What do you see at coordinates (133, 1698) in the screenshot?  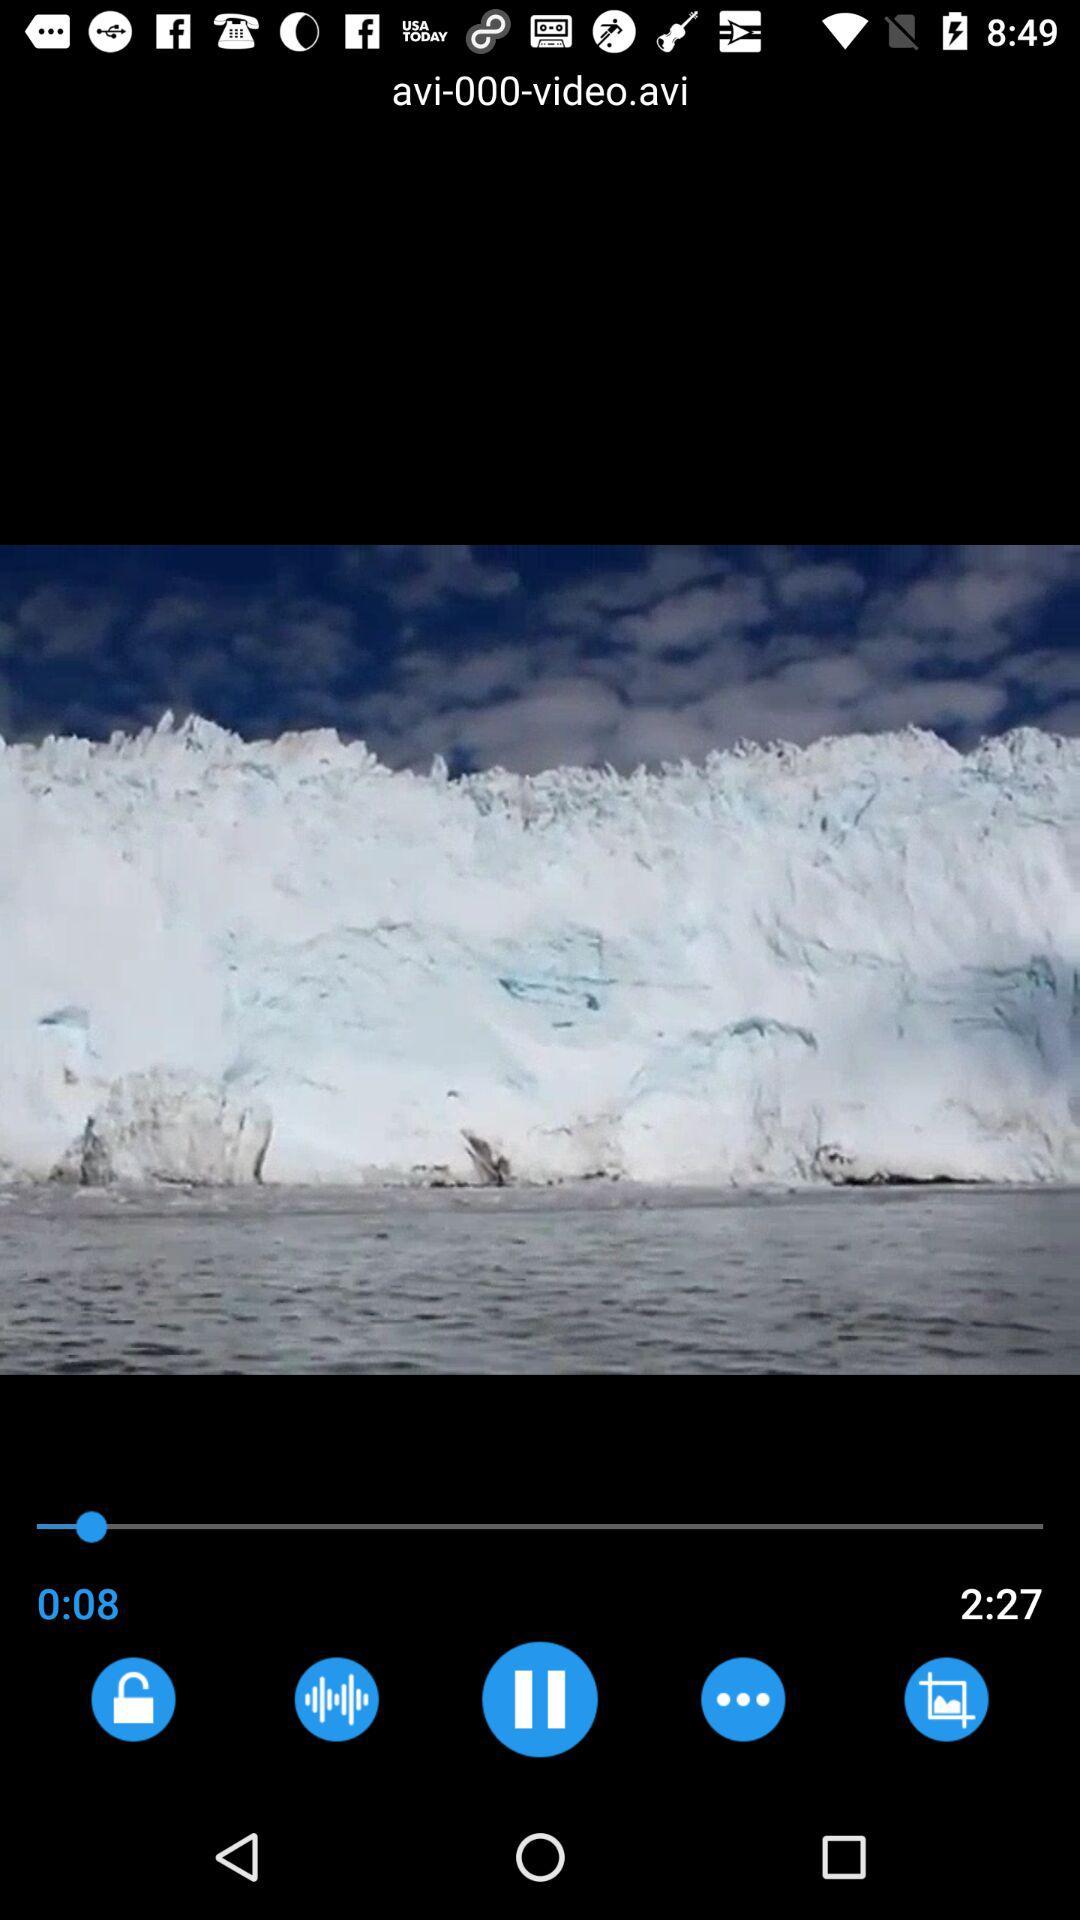 I see `the lock icon` at bounding box center [133, 1698].